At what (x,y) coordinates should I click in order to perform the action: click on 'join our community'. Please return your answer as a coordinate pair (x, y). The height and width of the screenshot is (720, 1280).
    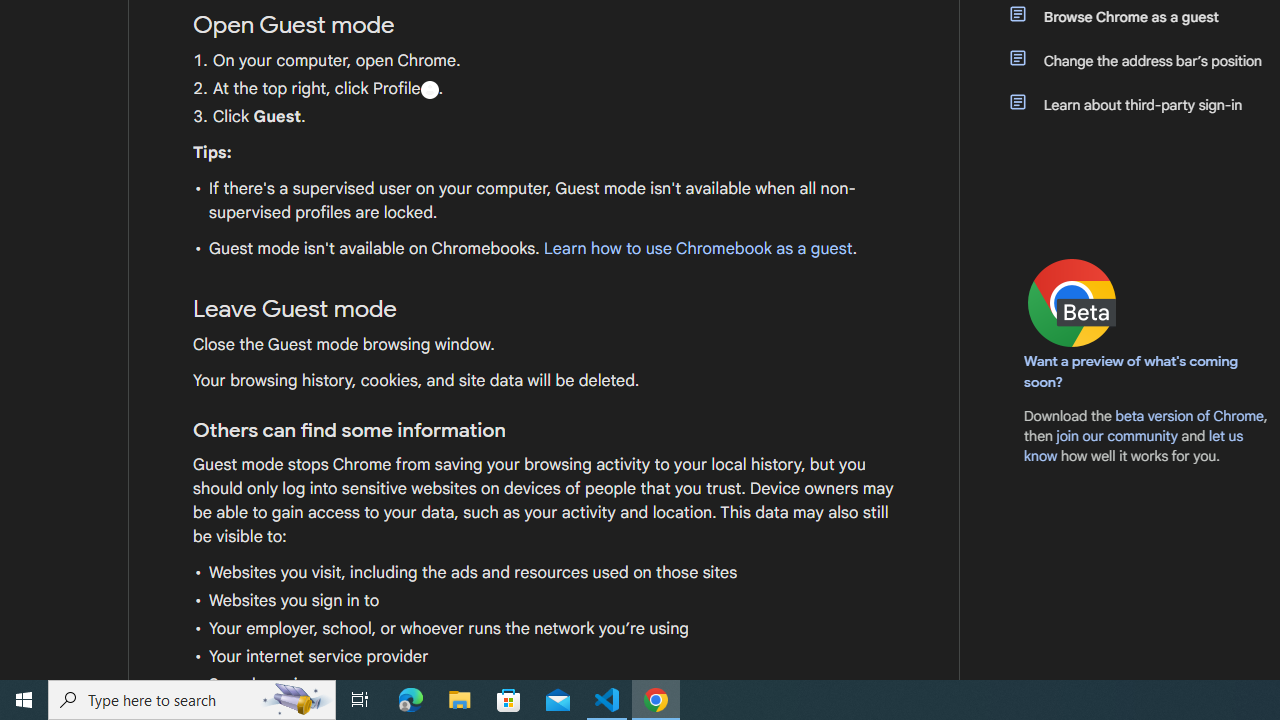
    Looking at the image, I should click on (1115, 434).